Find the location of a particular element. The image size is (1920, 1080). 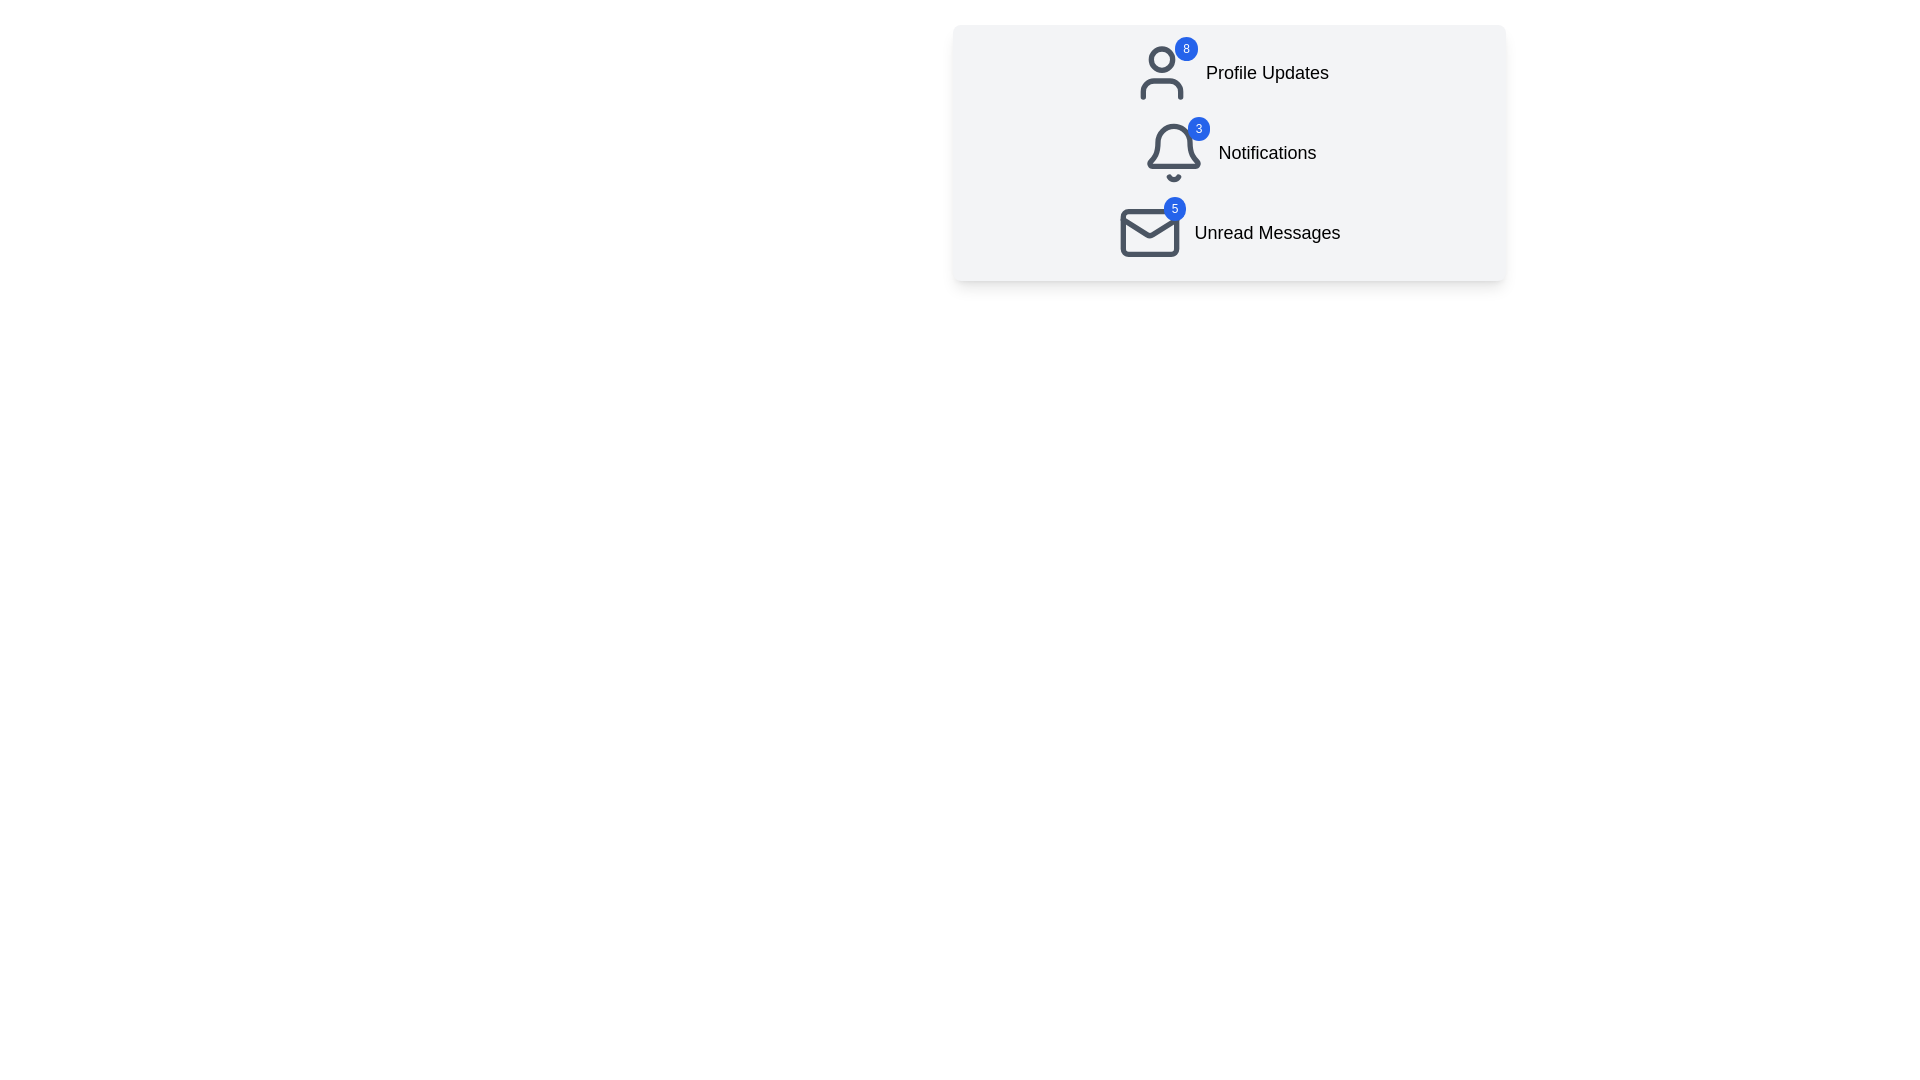

the text label displaying 'Notifications' that is aligned to the right of the bell icon in the notification section is located at coordinates (1266, 152).